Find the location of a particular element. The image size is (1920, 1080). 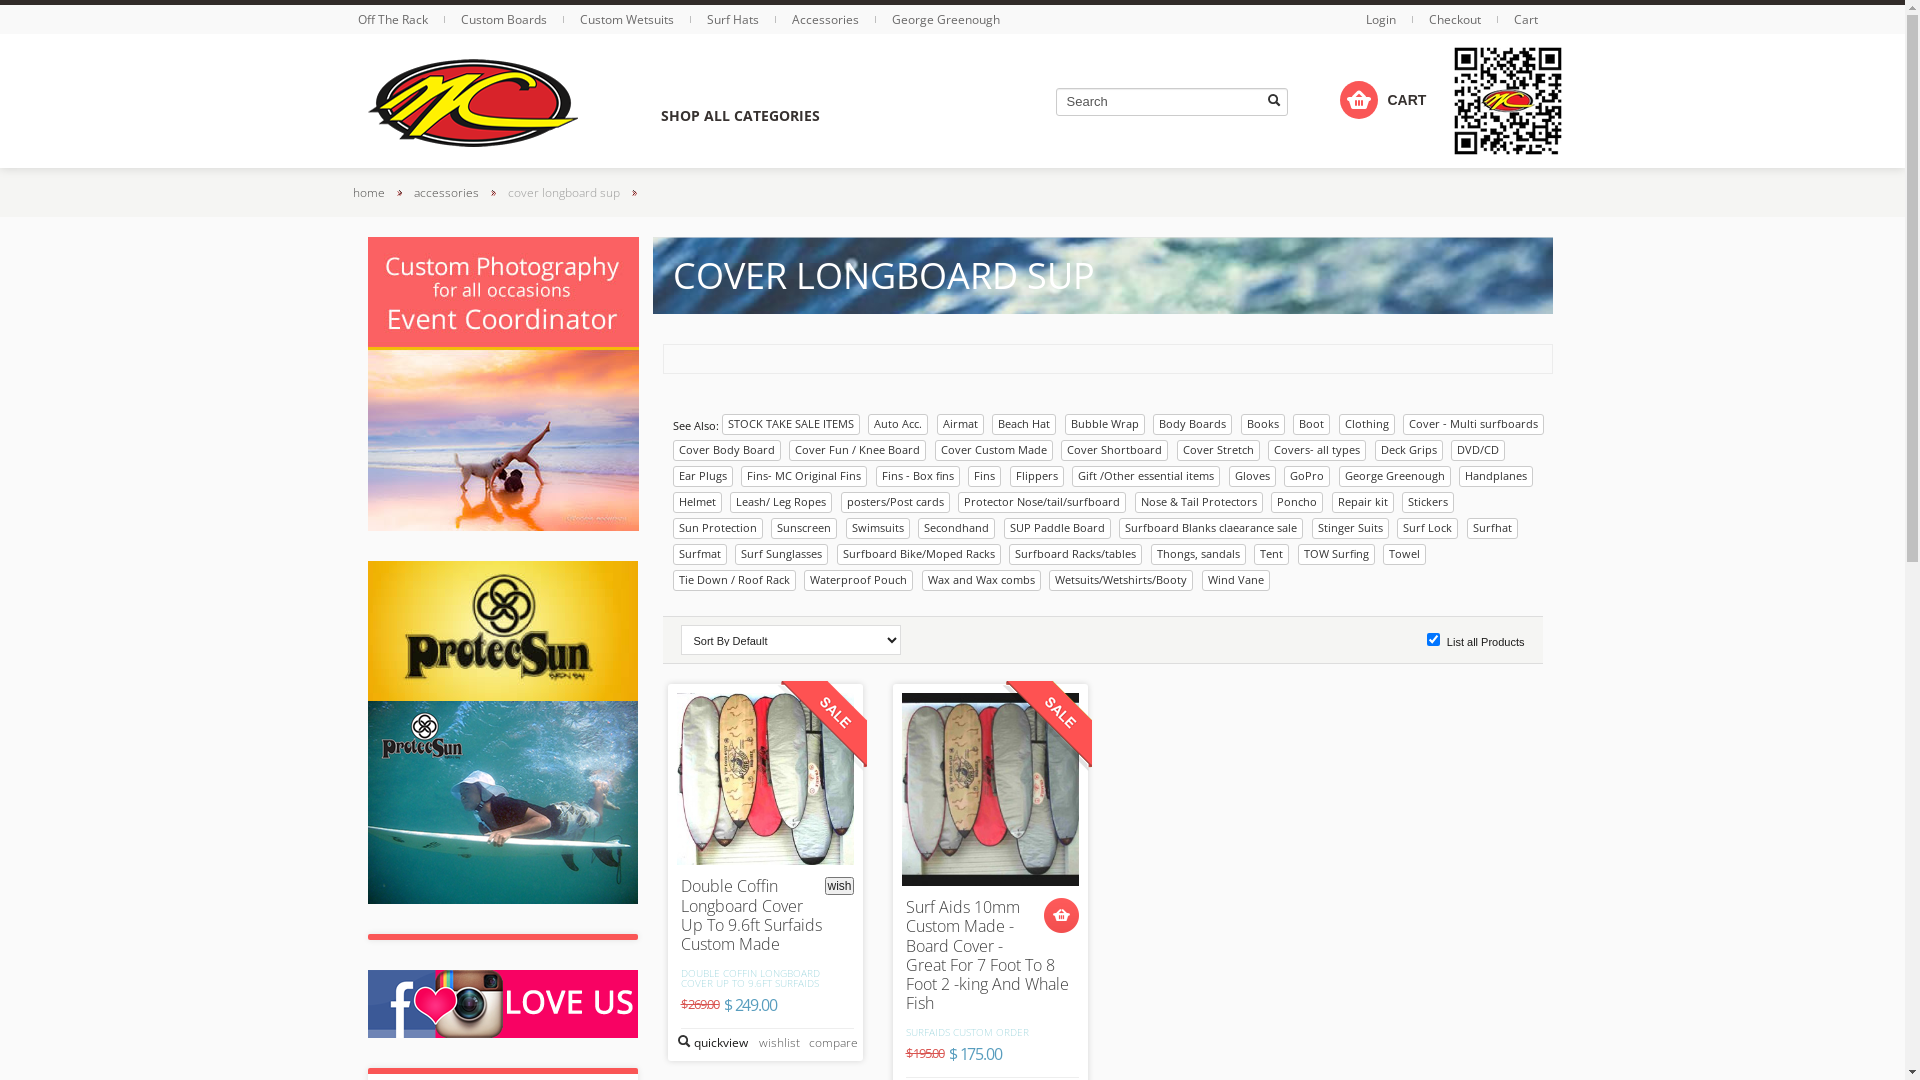

'George Greenough' is located at coordinates (944, 19).